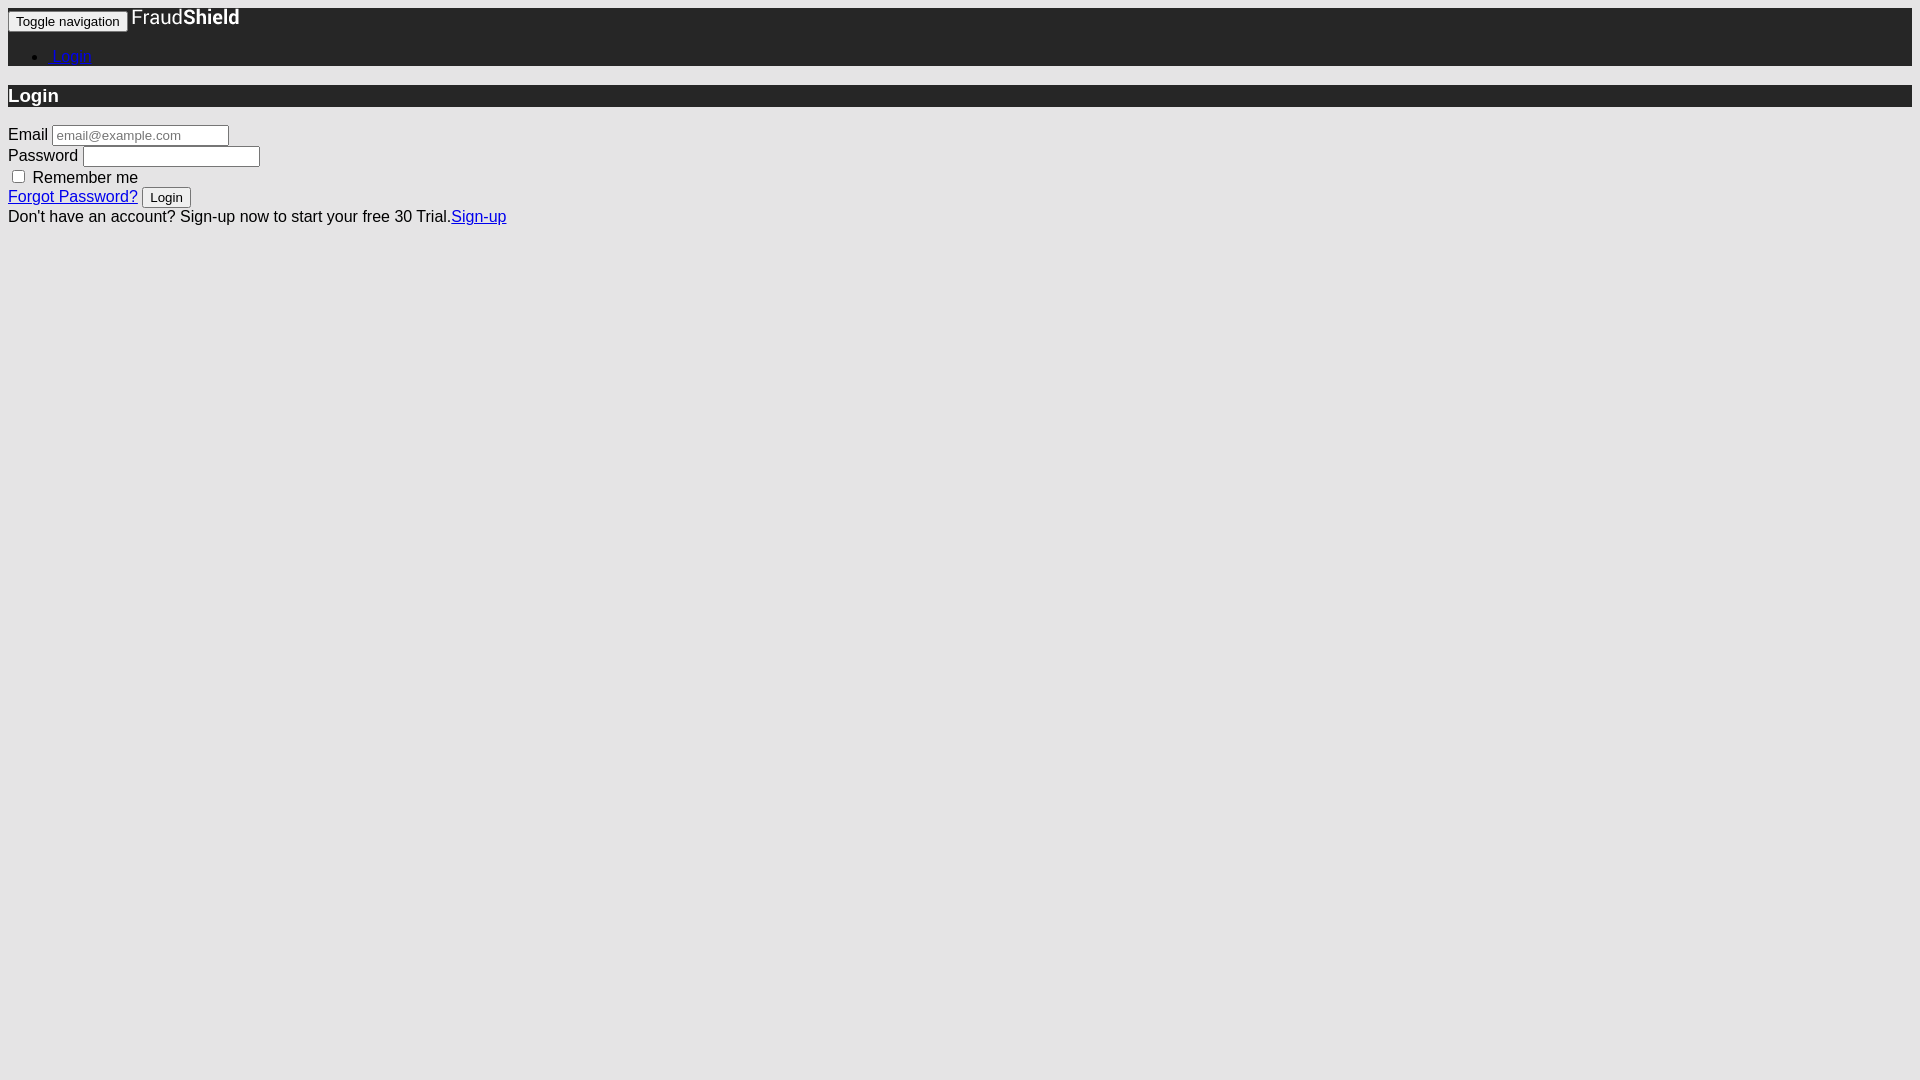  Describe the element at coordinates (48, 55) in the screenshot. I see `' Login'` at that location.